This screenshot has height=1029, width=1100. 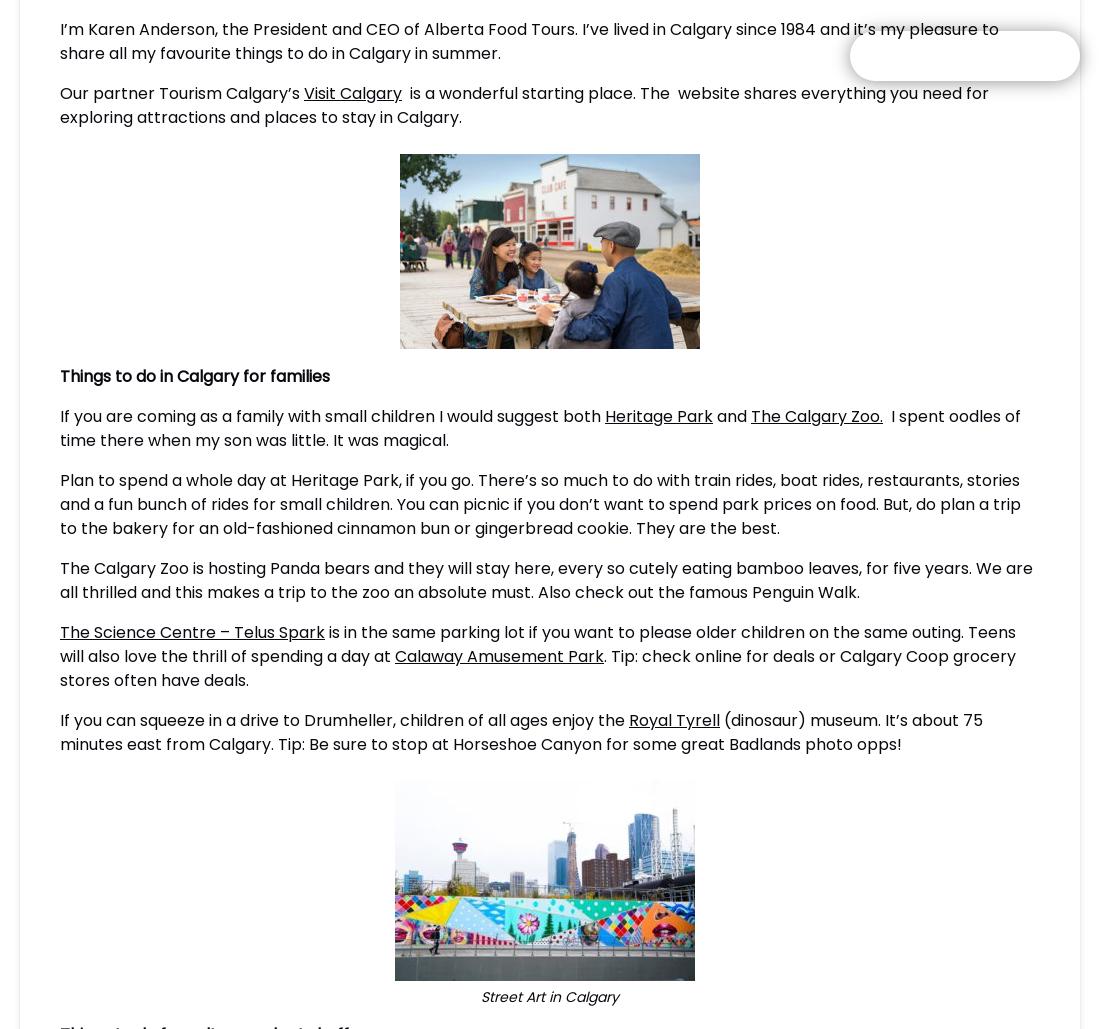 I want to click on 'I spent oodles of time there when my son was little. It was magical.', so click(x=540, y=427).